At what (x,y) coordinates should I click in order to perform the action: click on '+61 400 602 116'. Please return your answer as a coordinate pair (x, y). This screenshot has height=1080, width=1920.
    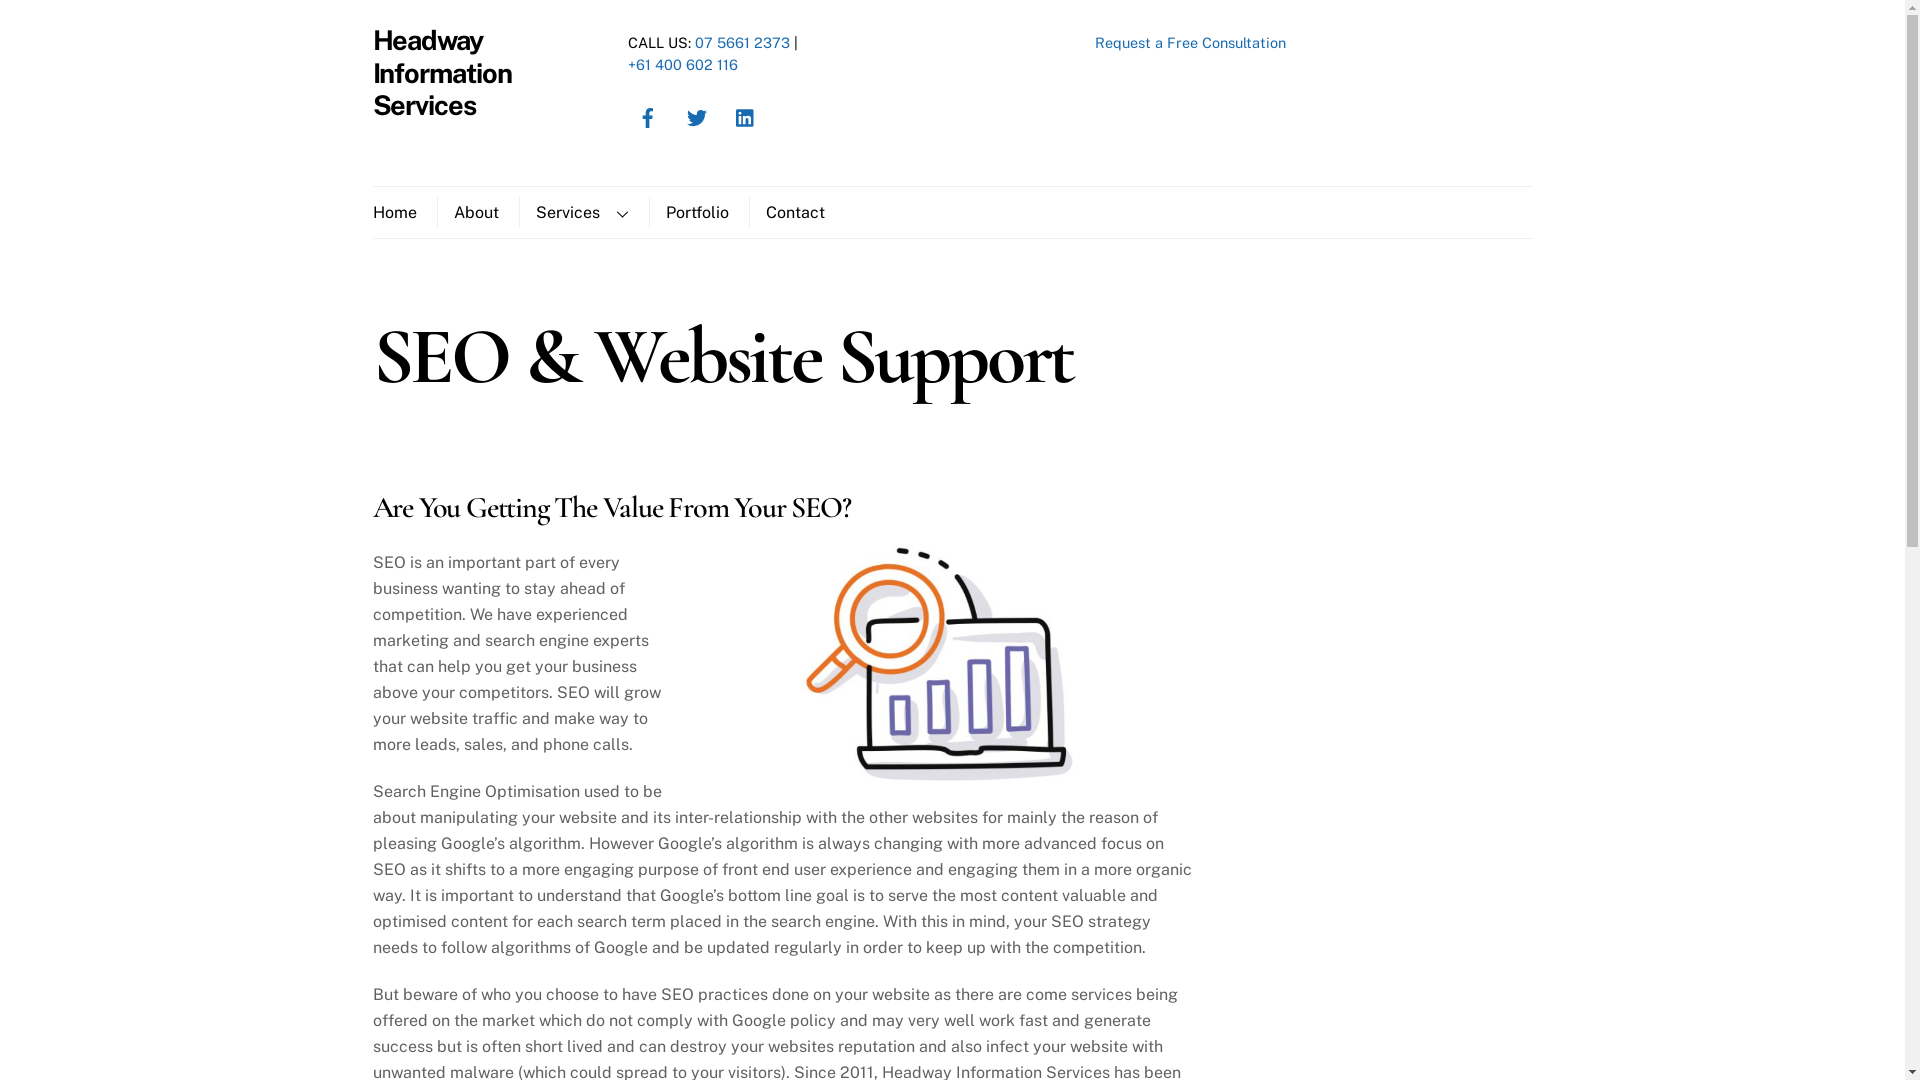
    Looking at the image, I should click on (682, 63).